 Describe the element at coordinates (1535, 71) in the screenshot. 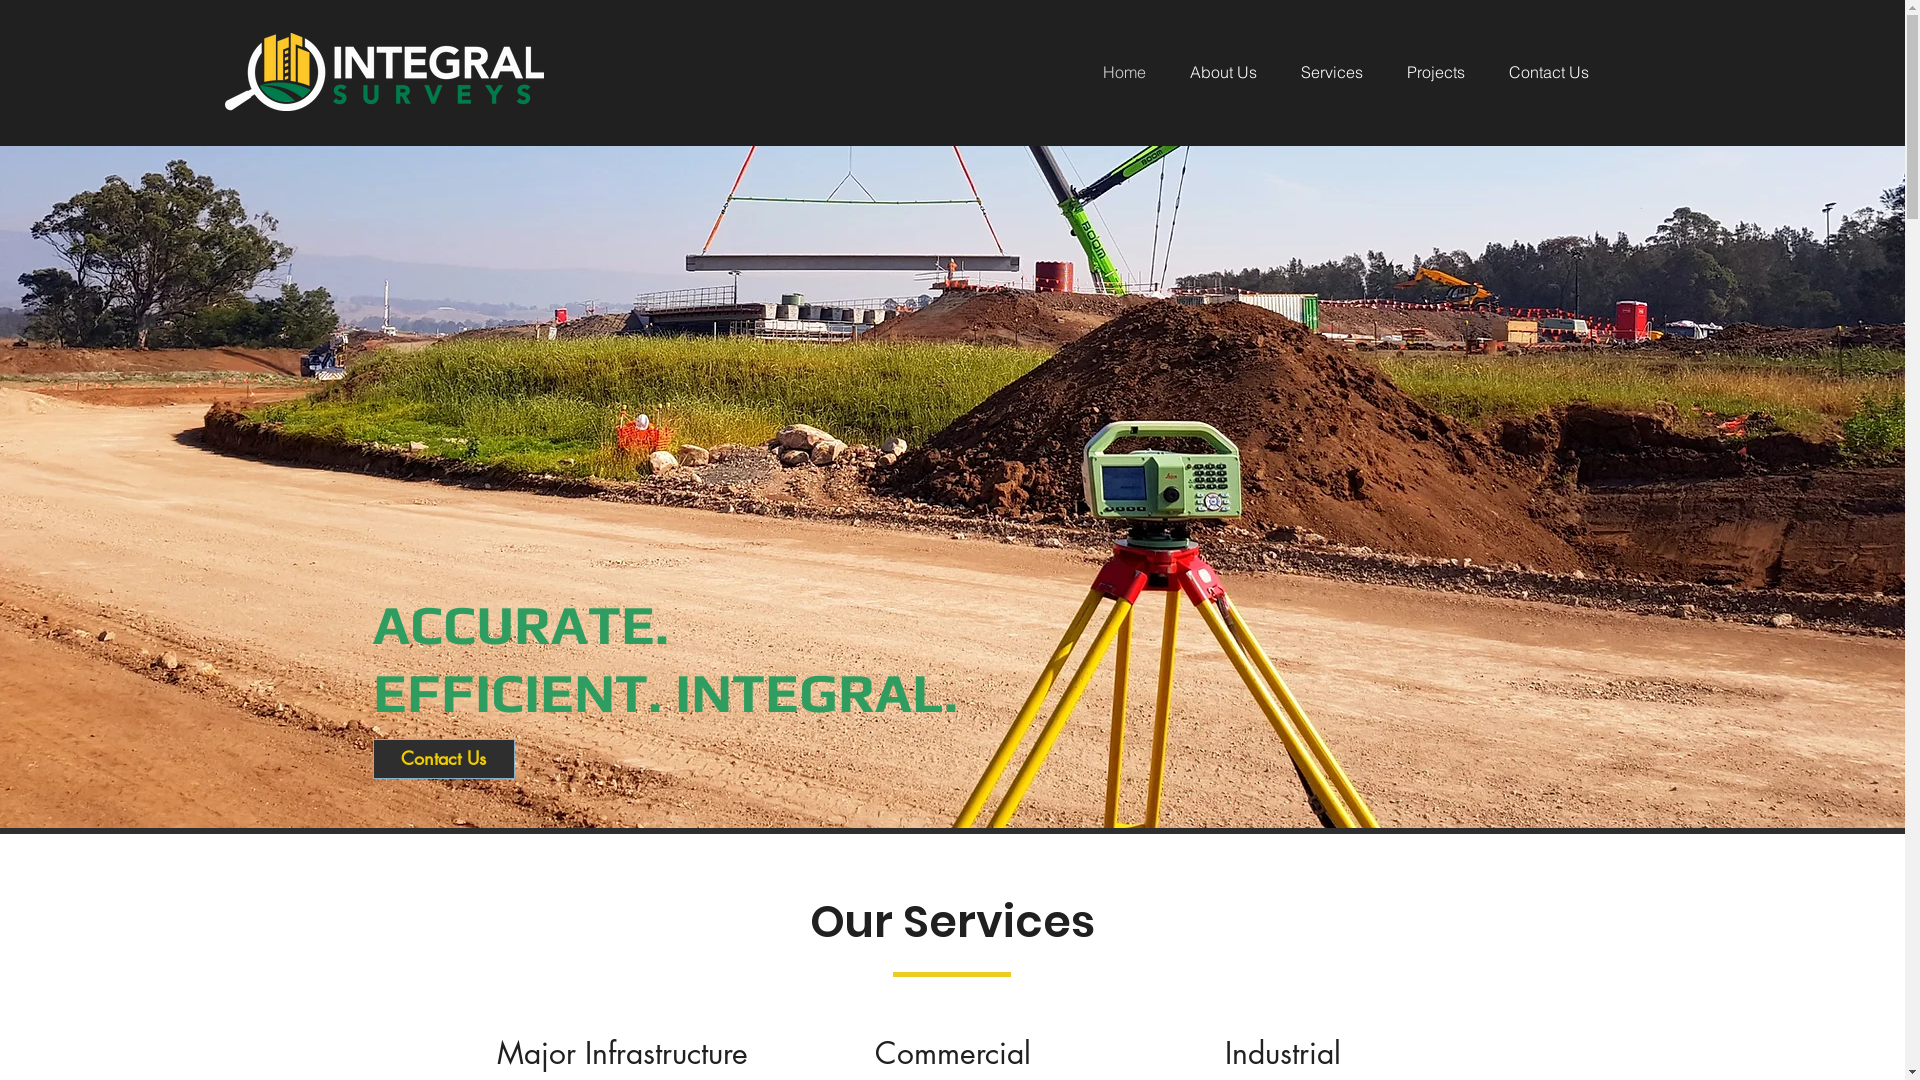

I see `'Contact Us'` at that location.